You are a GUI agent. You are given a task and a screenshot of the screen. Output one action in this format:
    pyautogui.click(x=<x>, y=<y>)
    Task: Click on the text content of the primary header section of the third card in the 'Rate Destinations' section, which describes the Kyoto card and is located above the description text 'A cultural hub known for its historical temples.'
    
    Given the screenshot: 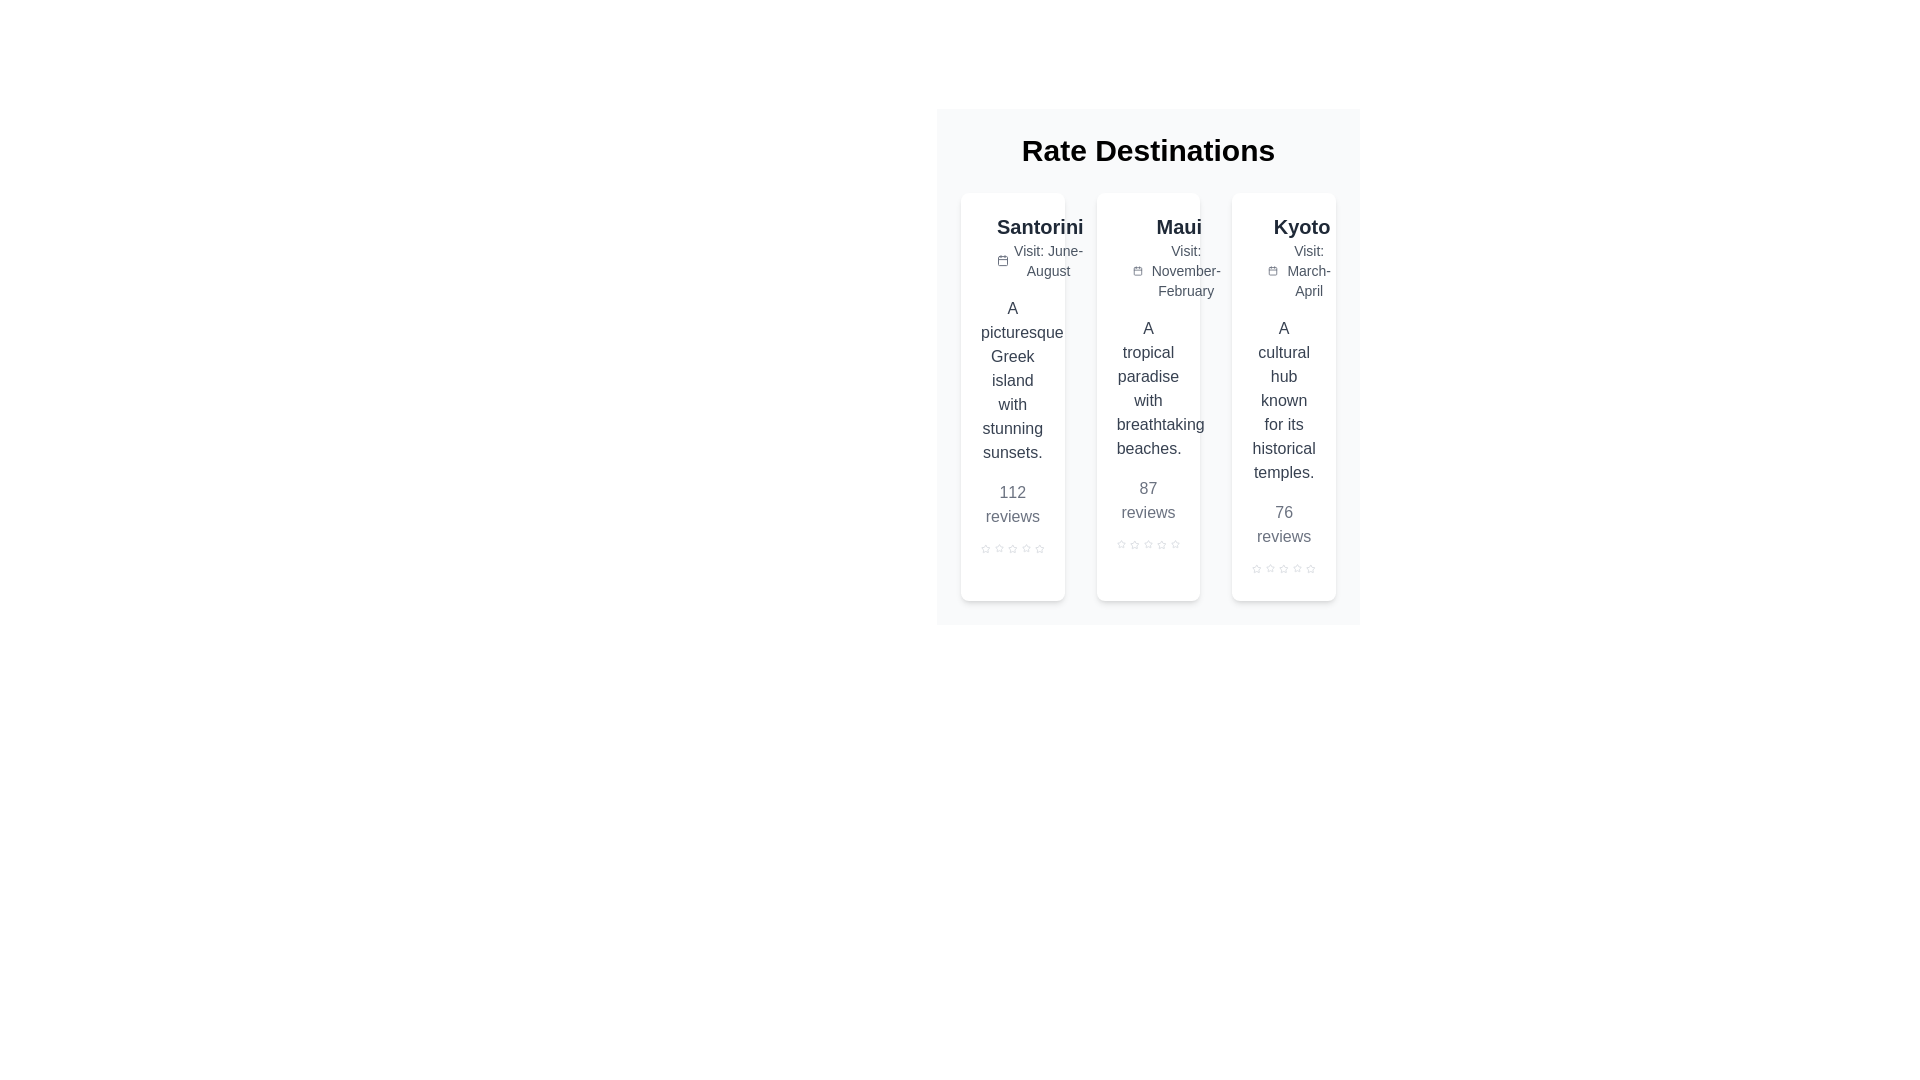 What is the action you would take?
    pyautogui.click(x=1284, y=256)
    